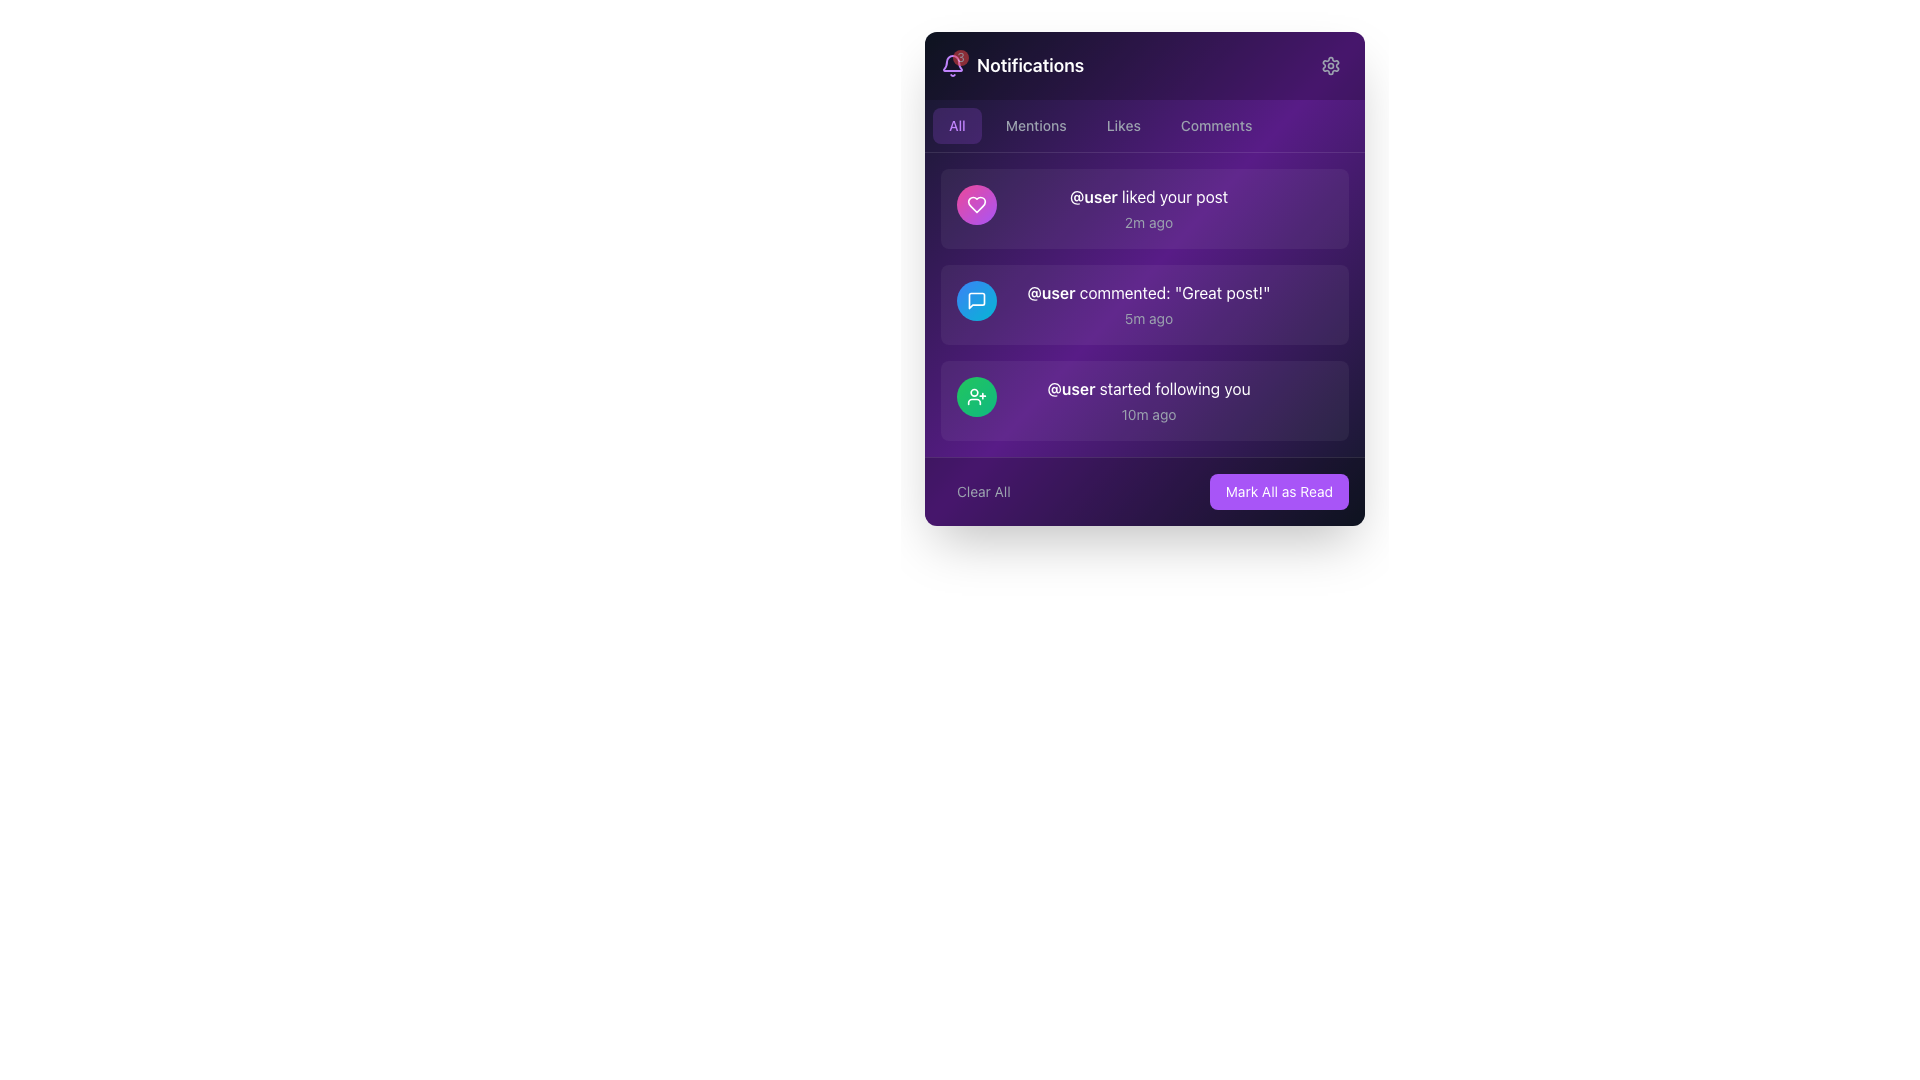  Describe the element at coordinates (1092, 196) in the screenshot. I see `the bold text label element containing '@user' which is part of the notification message '@user liked your post'` at that location.